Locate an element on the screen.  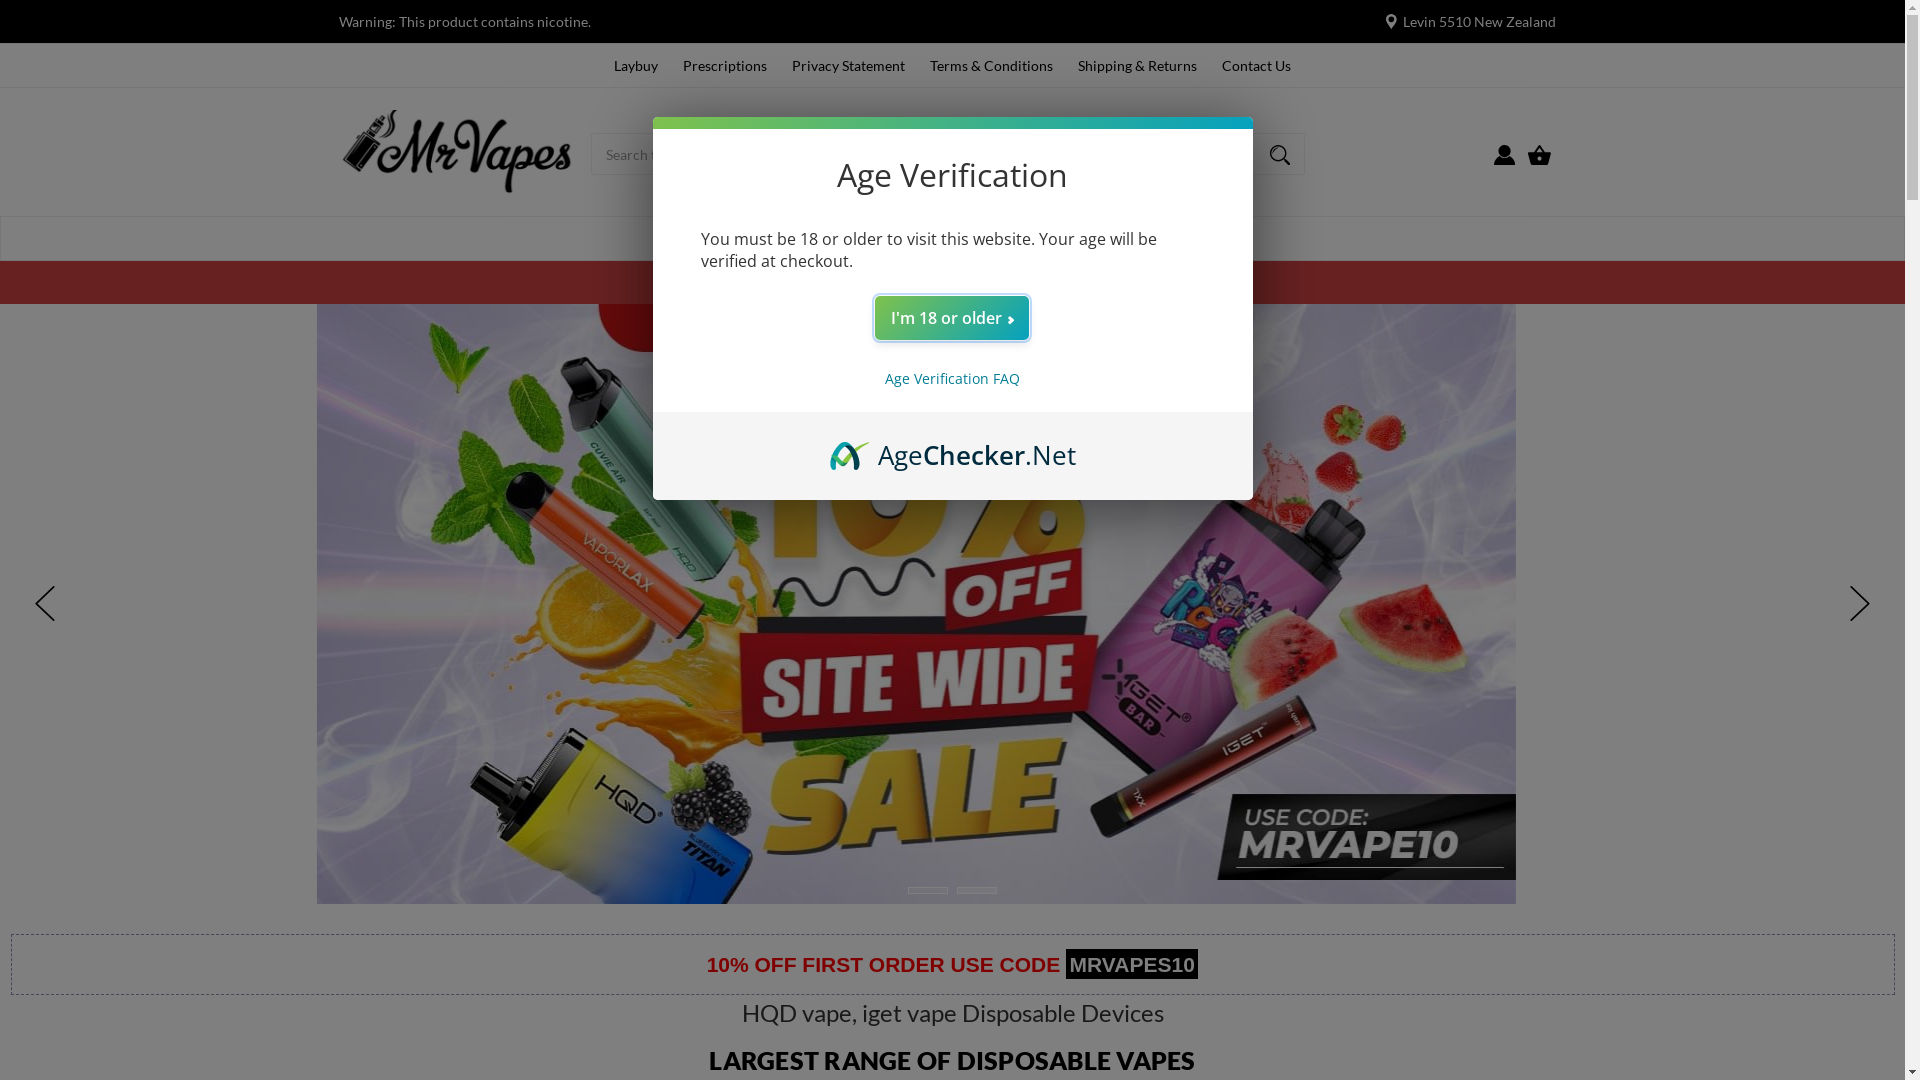
'Shipping & Returns' is located at coordinates (1065, 64).